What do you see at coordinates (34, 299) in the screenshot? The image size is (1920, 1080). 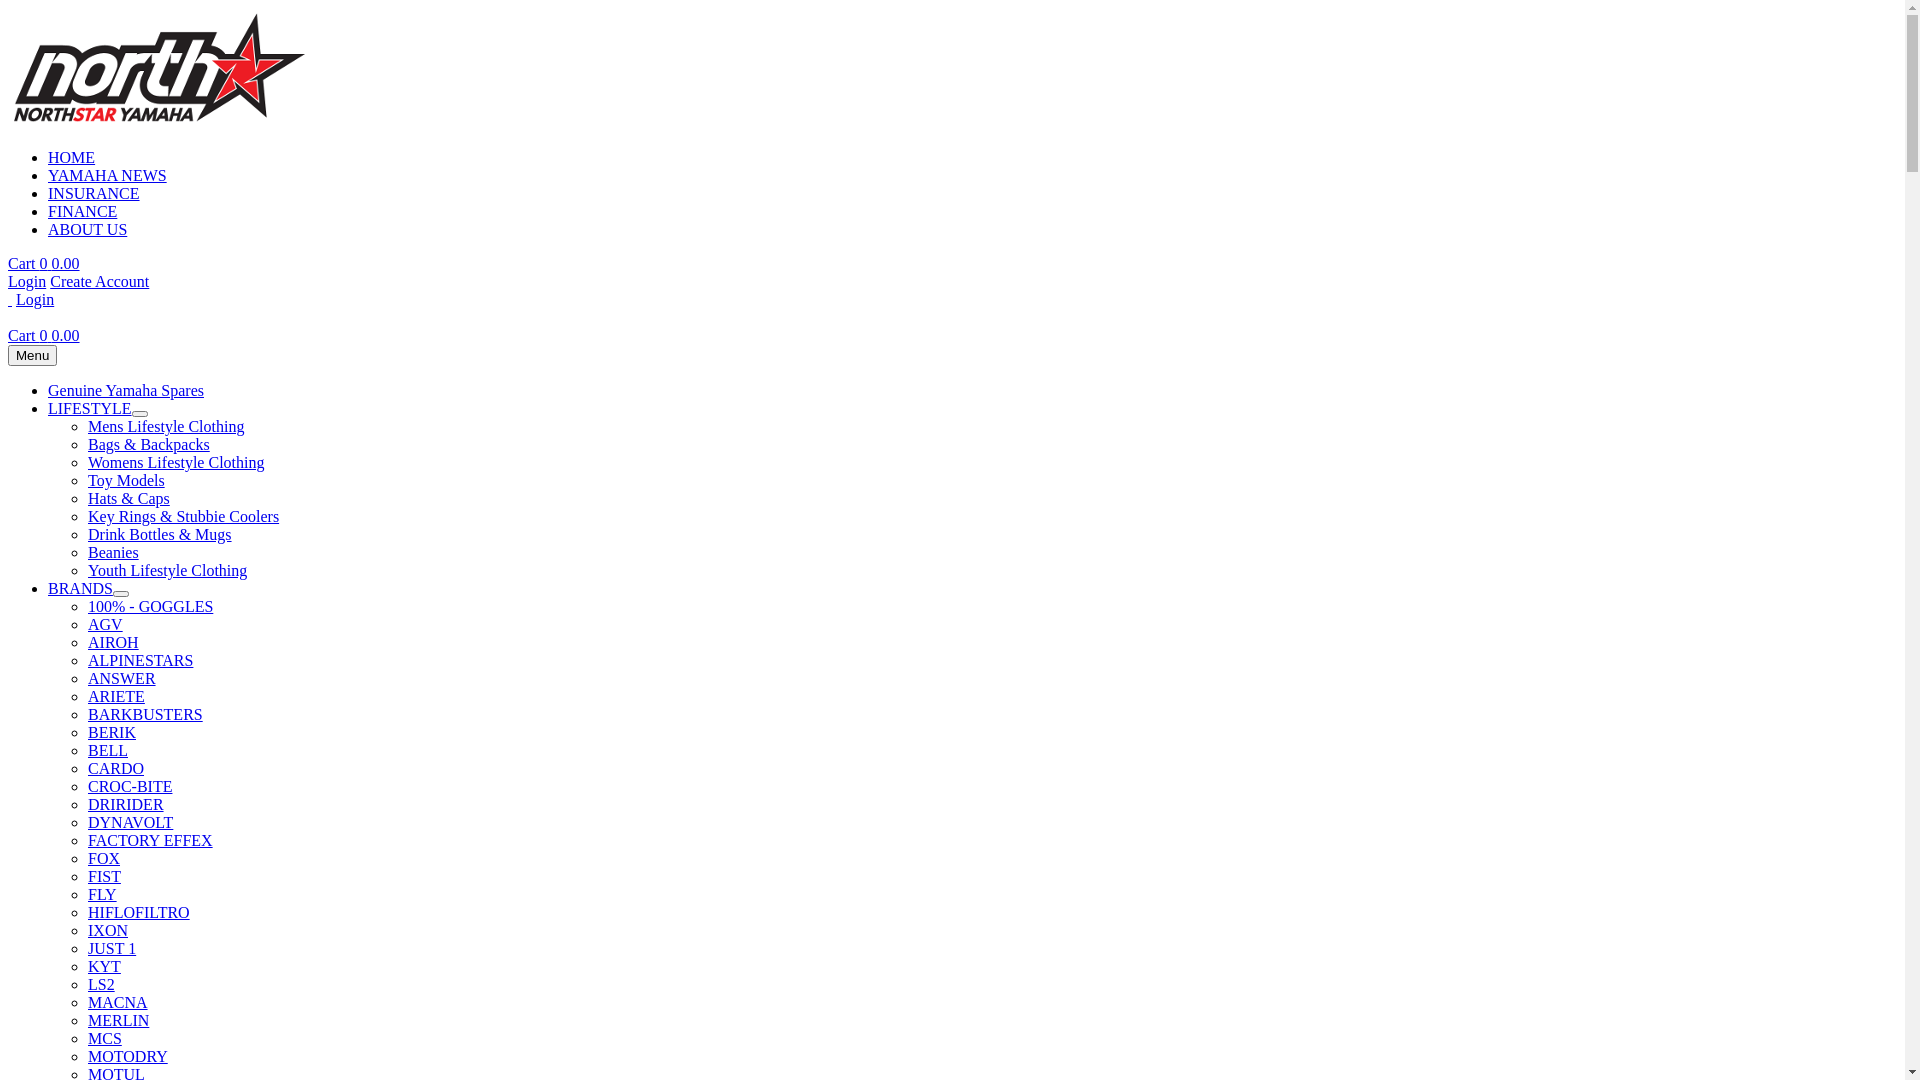 I see `'Login'` at bounding box center [34, 299].